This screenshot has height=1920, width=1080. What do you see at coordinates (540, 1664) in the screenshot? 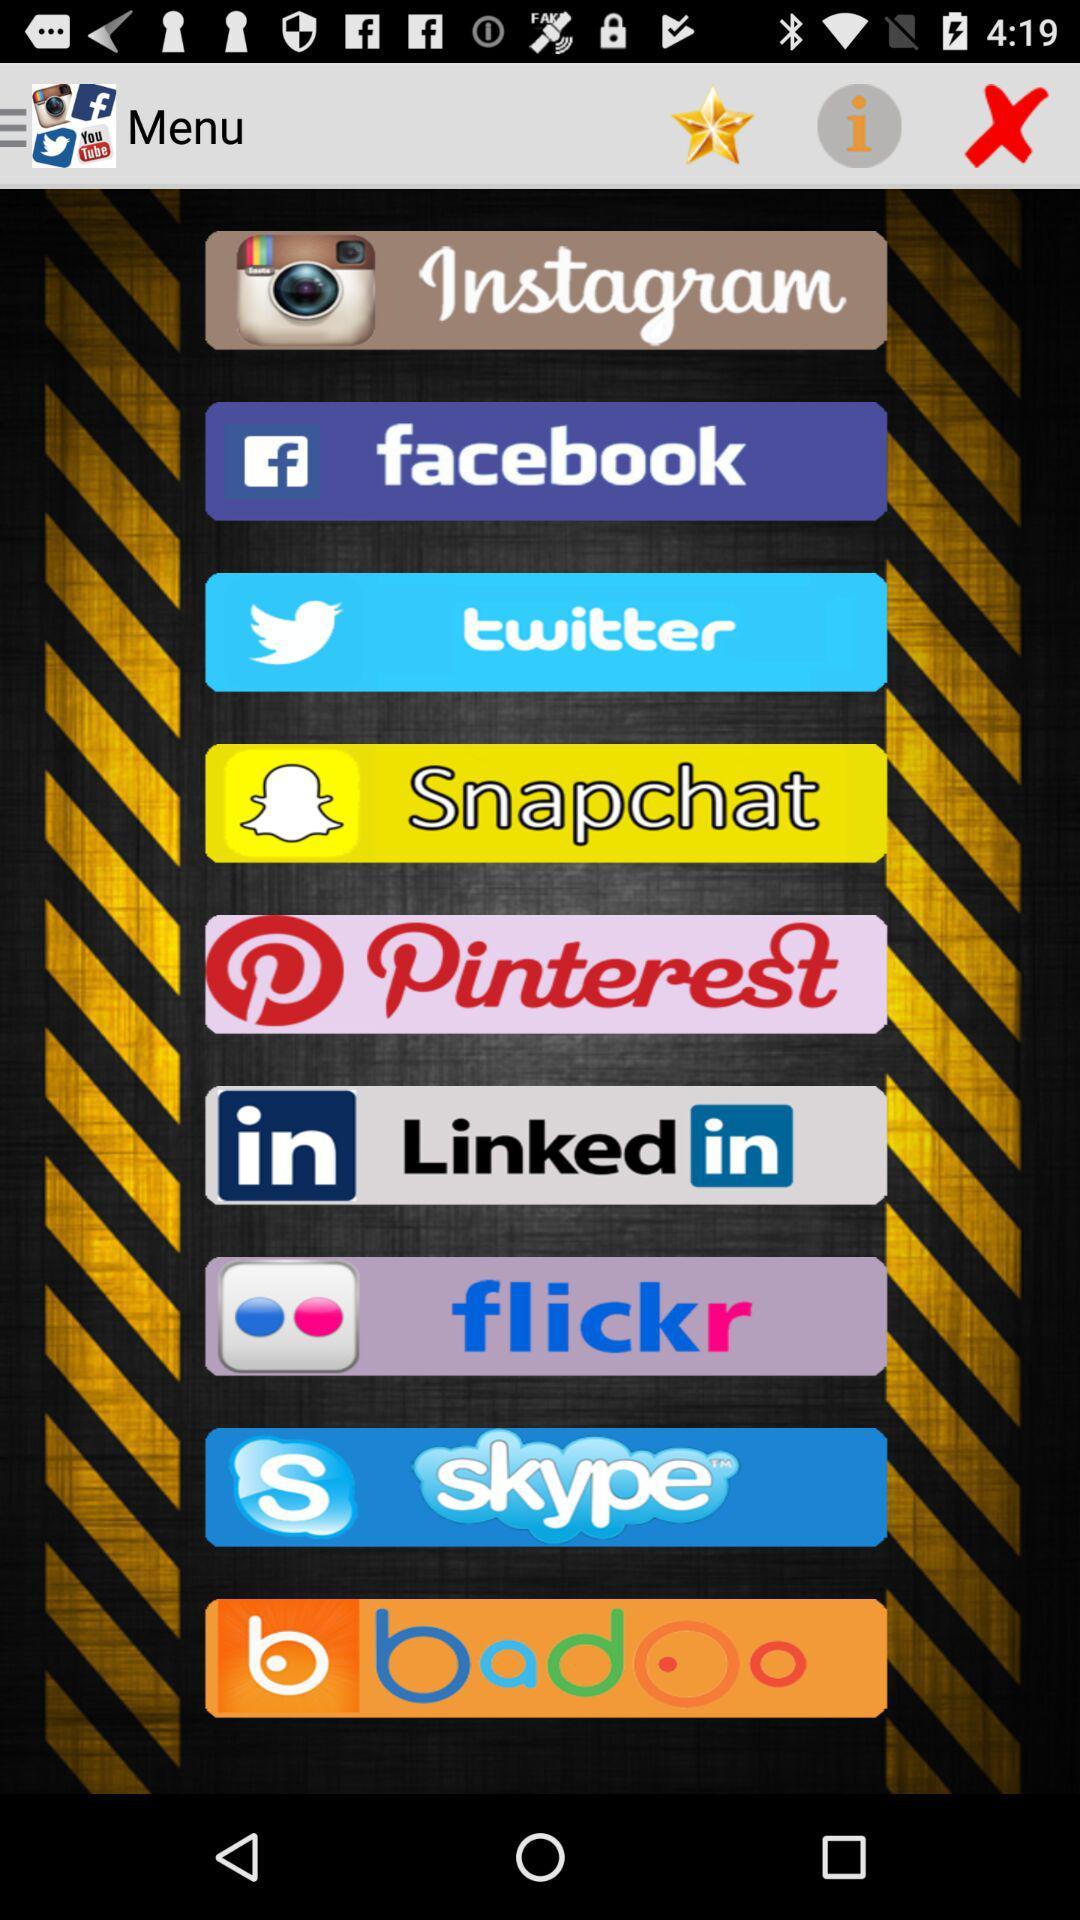
I see `the last option of the page` at bounding box center [540, 1664].